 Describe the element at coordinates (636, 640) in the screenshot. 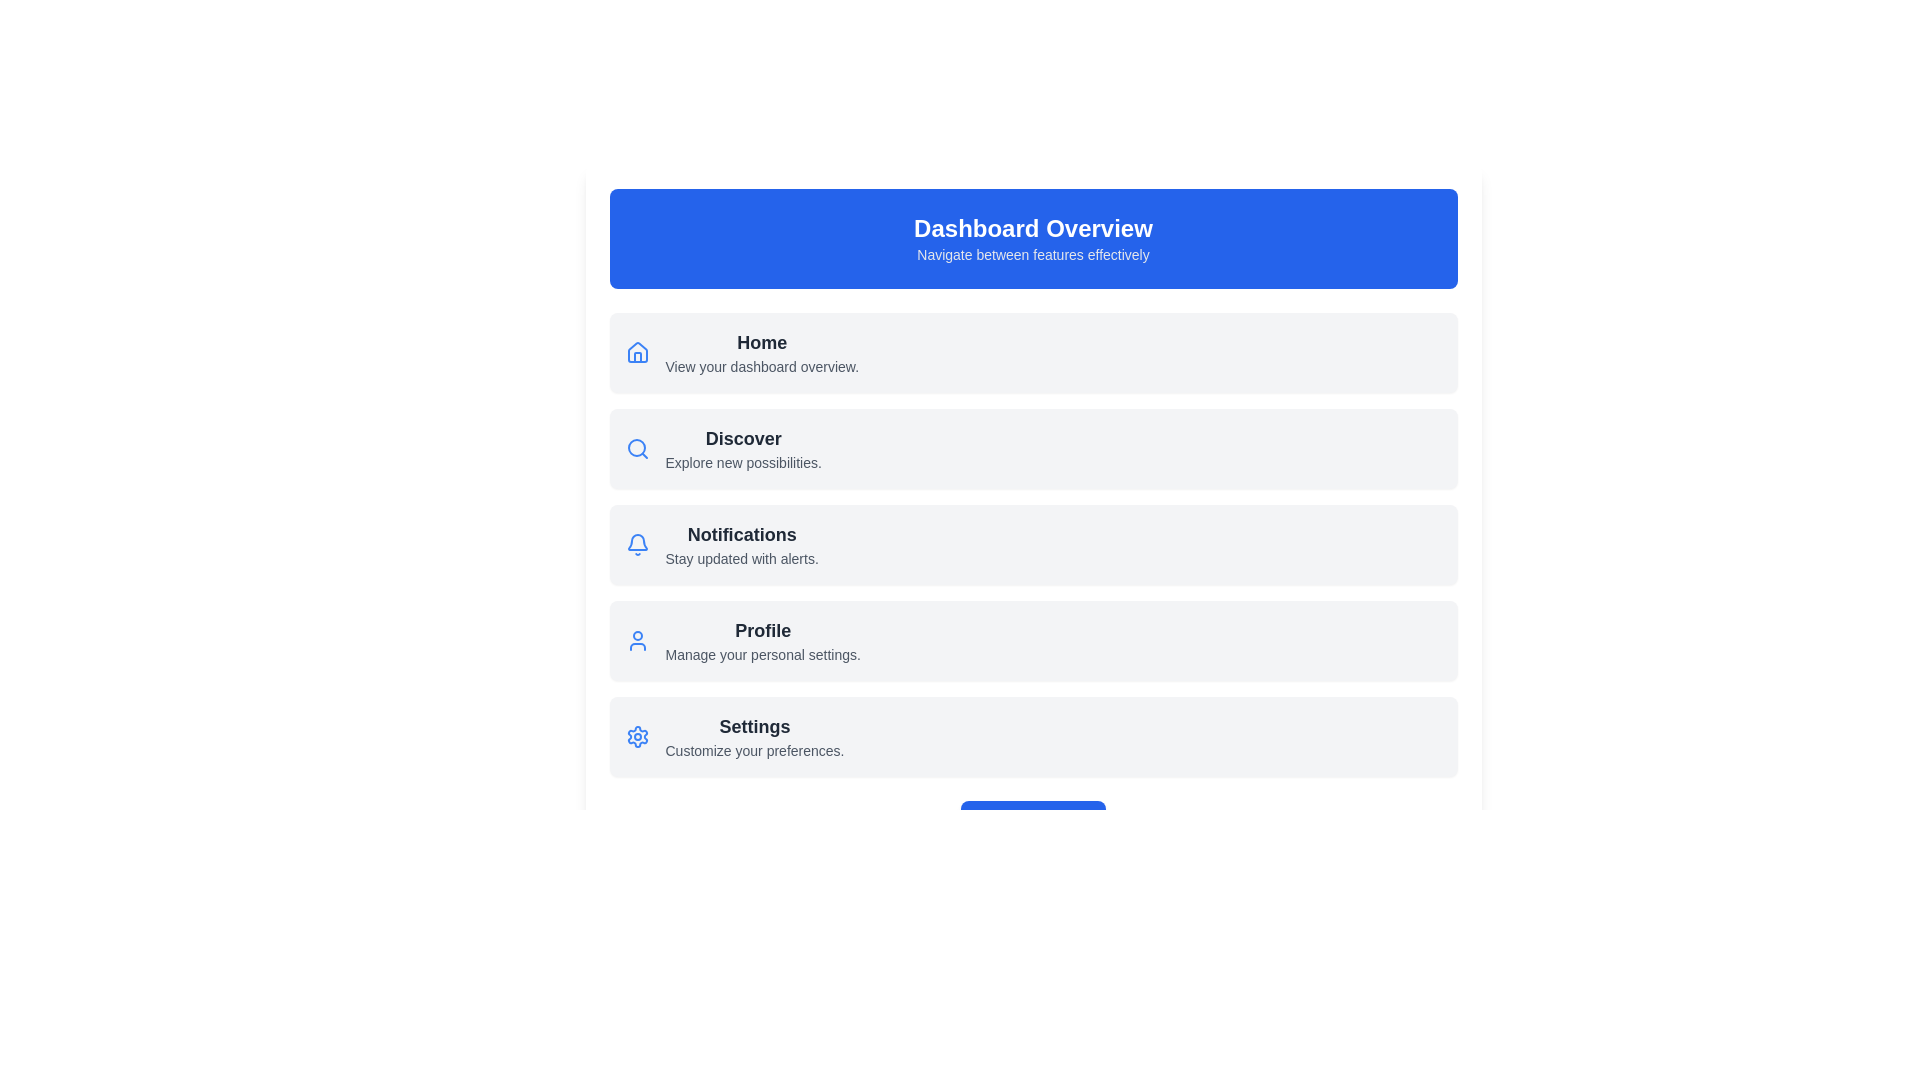

I see `the user profile icon, which is a simplistic blue SVG icon located on the left side of the 'Profile' section, above the text 'Profile' and 'Manage your personal settings'` at that location.